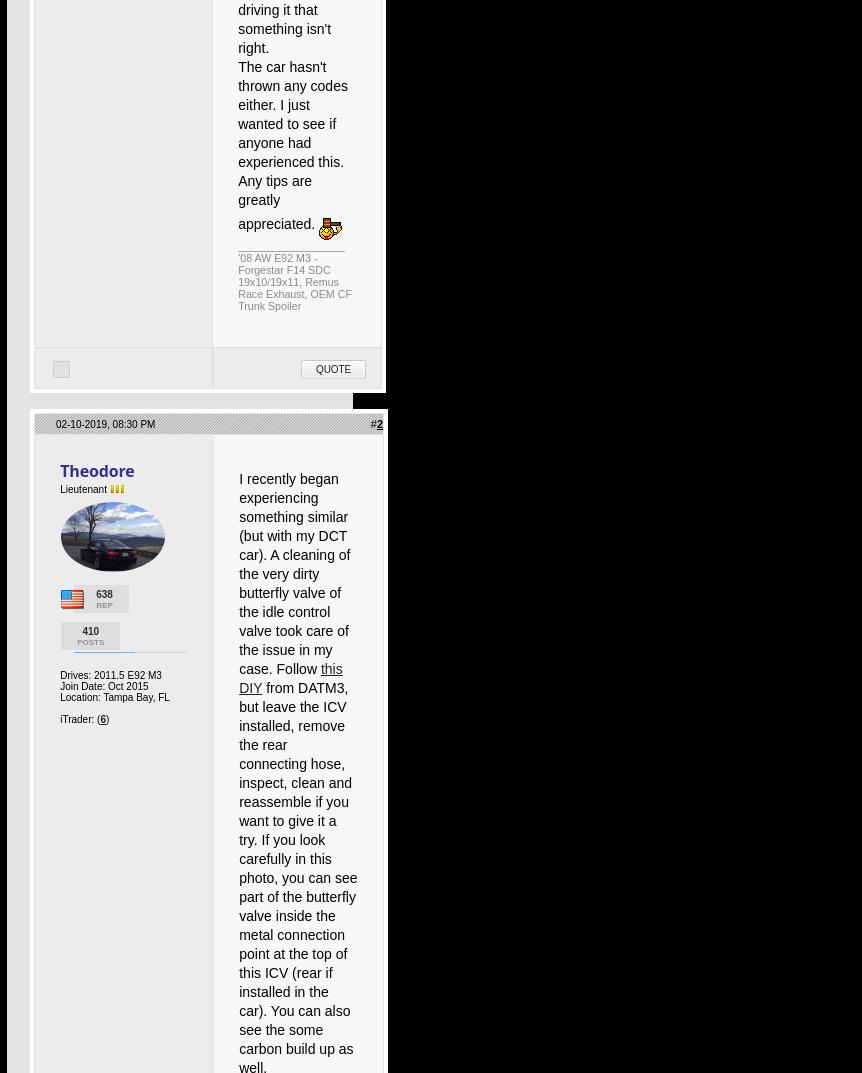  I want to click on 'Lieutenant', so click(83, 488).